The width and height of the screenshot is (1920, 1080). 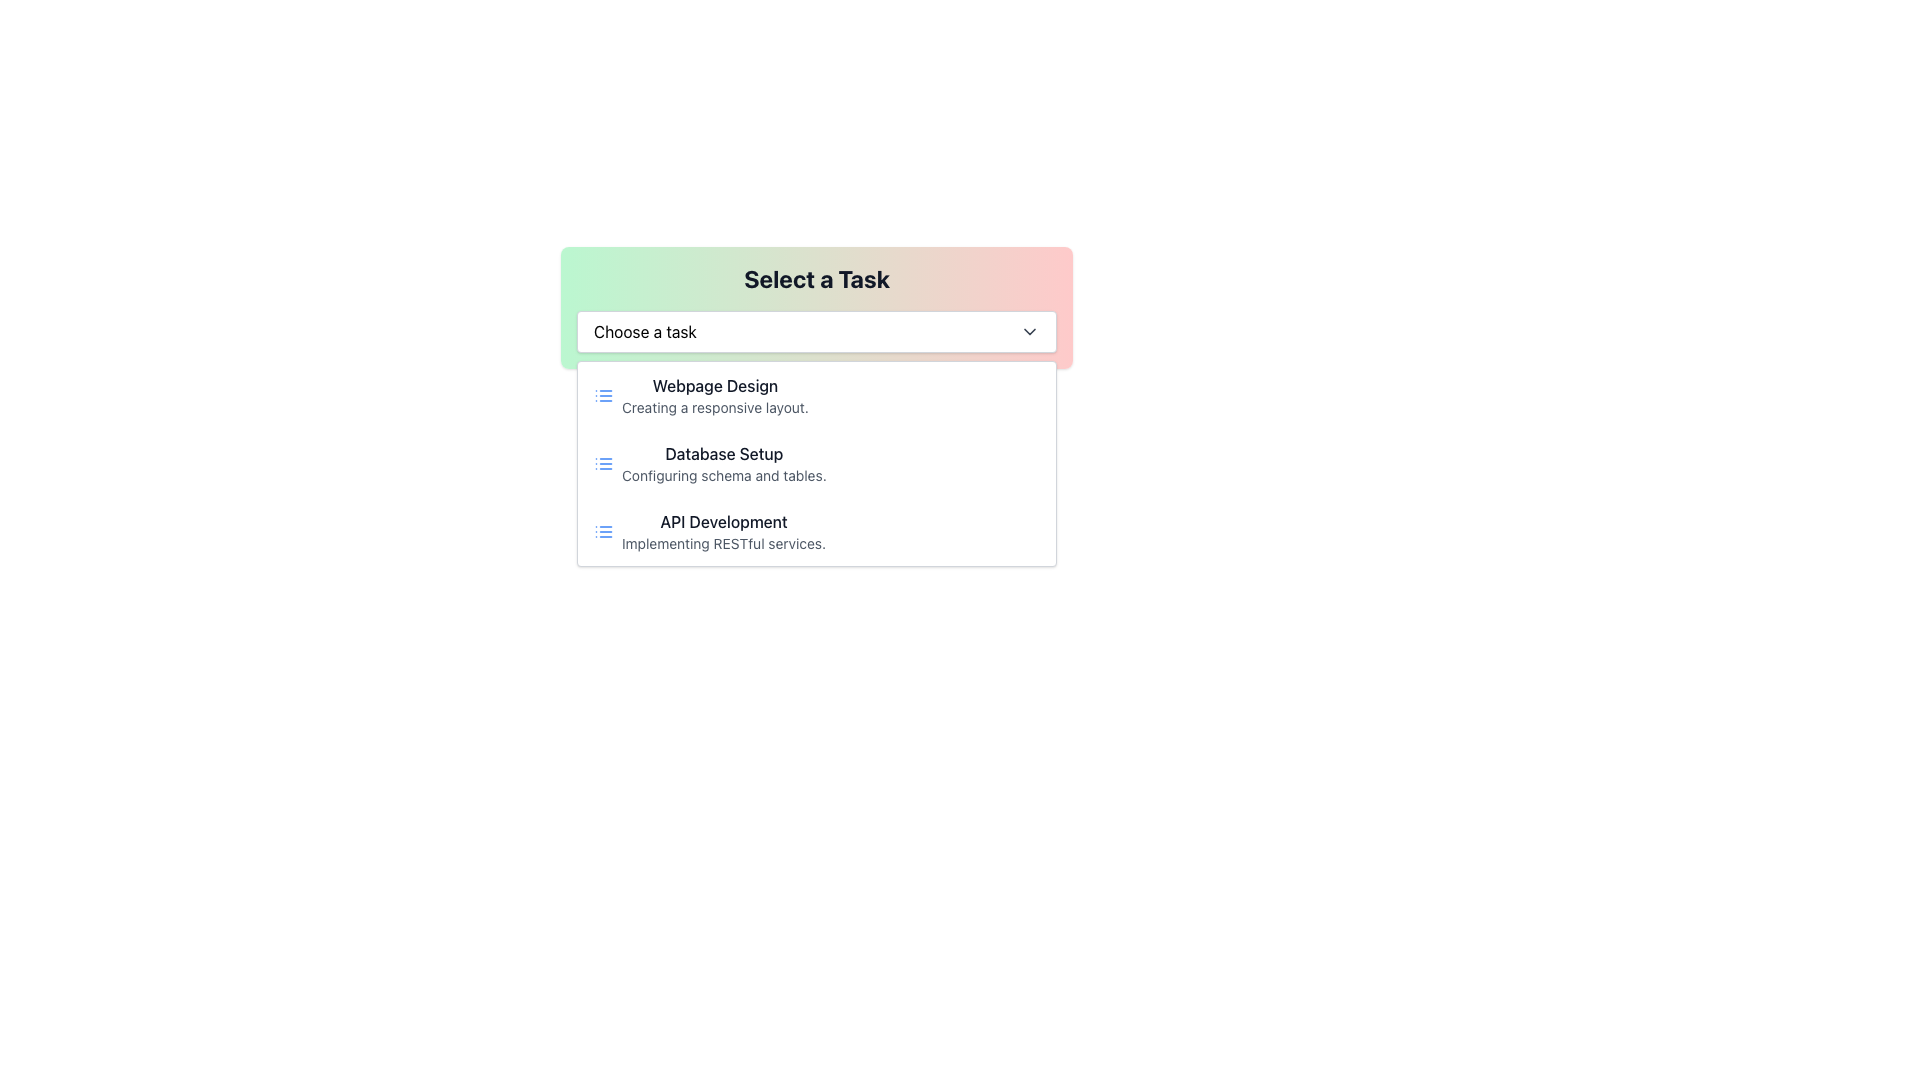 I want to click on the 'Database Setup' dropdown list item, which is the second entry under 'Select a Task', so click(x=816, y=463).